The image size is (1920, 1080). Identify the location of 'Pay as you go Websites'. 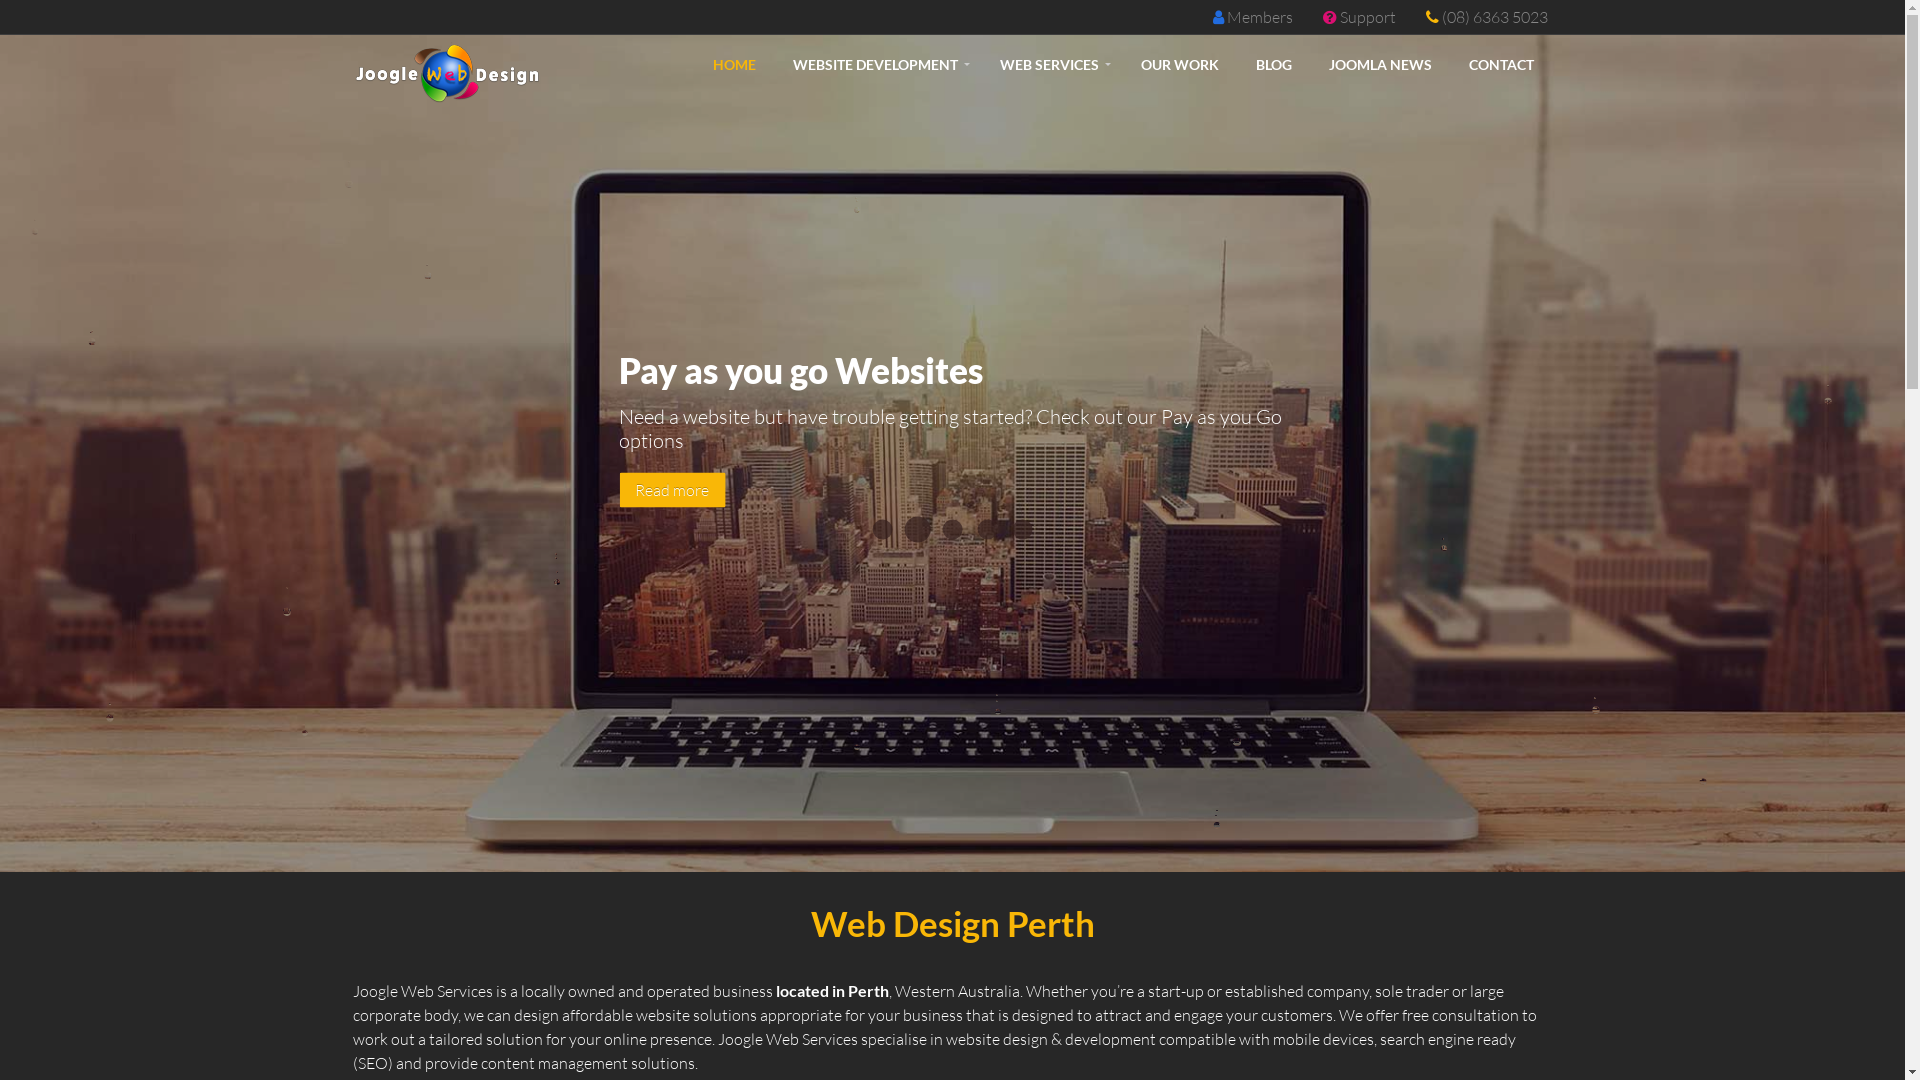
(902, 524).